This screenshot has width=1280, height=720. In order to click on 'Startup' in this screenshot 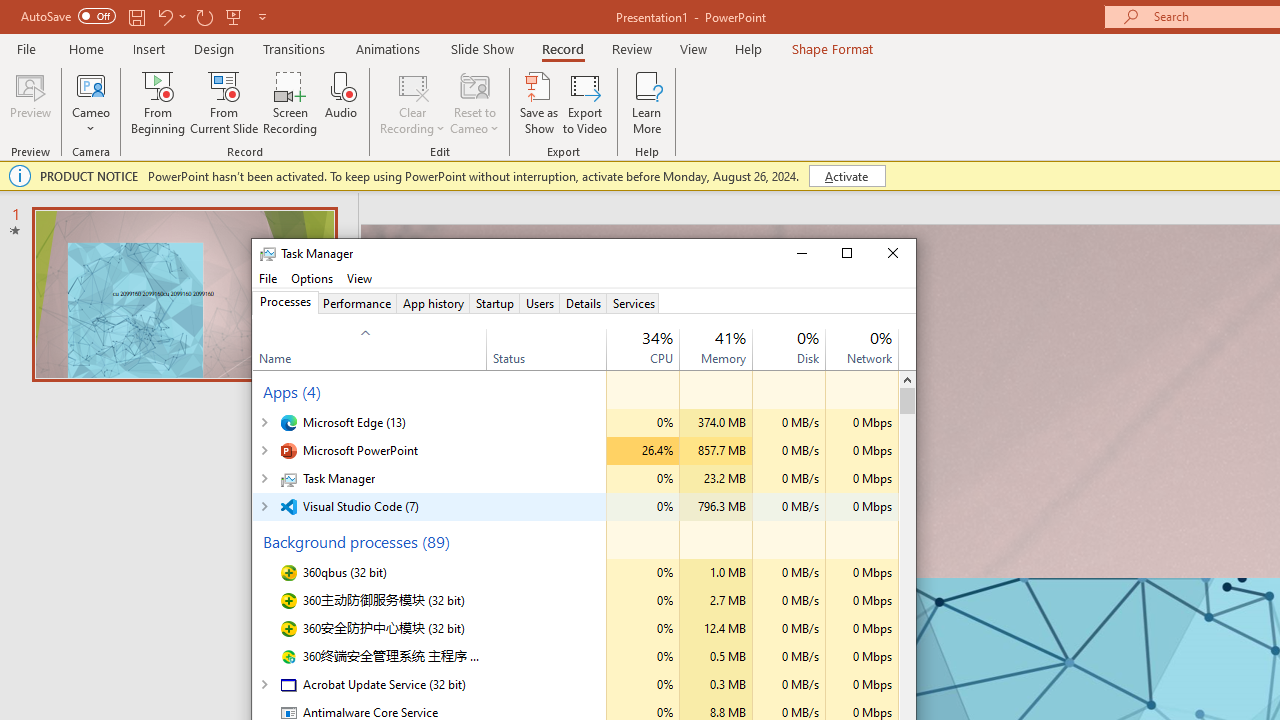, I will do `click(494, 303)`.